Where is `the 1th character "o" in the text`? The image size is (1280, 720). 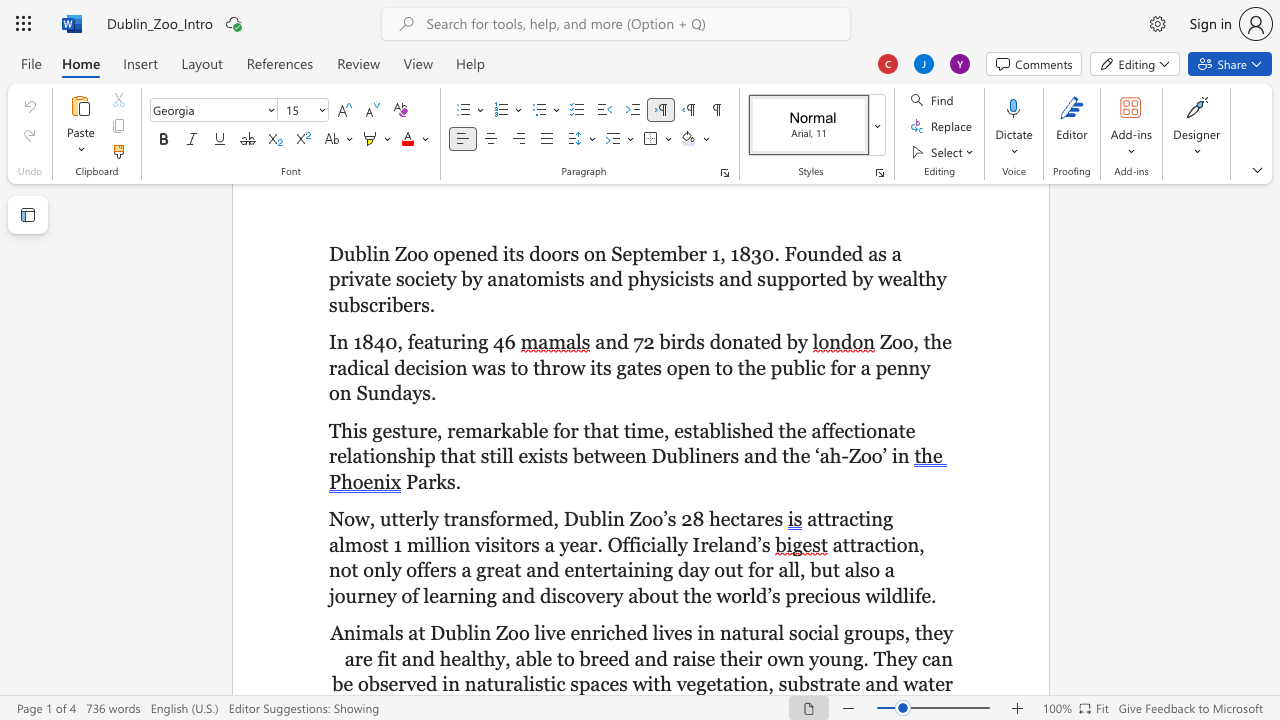
the 1th character "o" in the text is located at coordinates (513, 633).